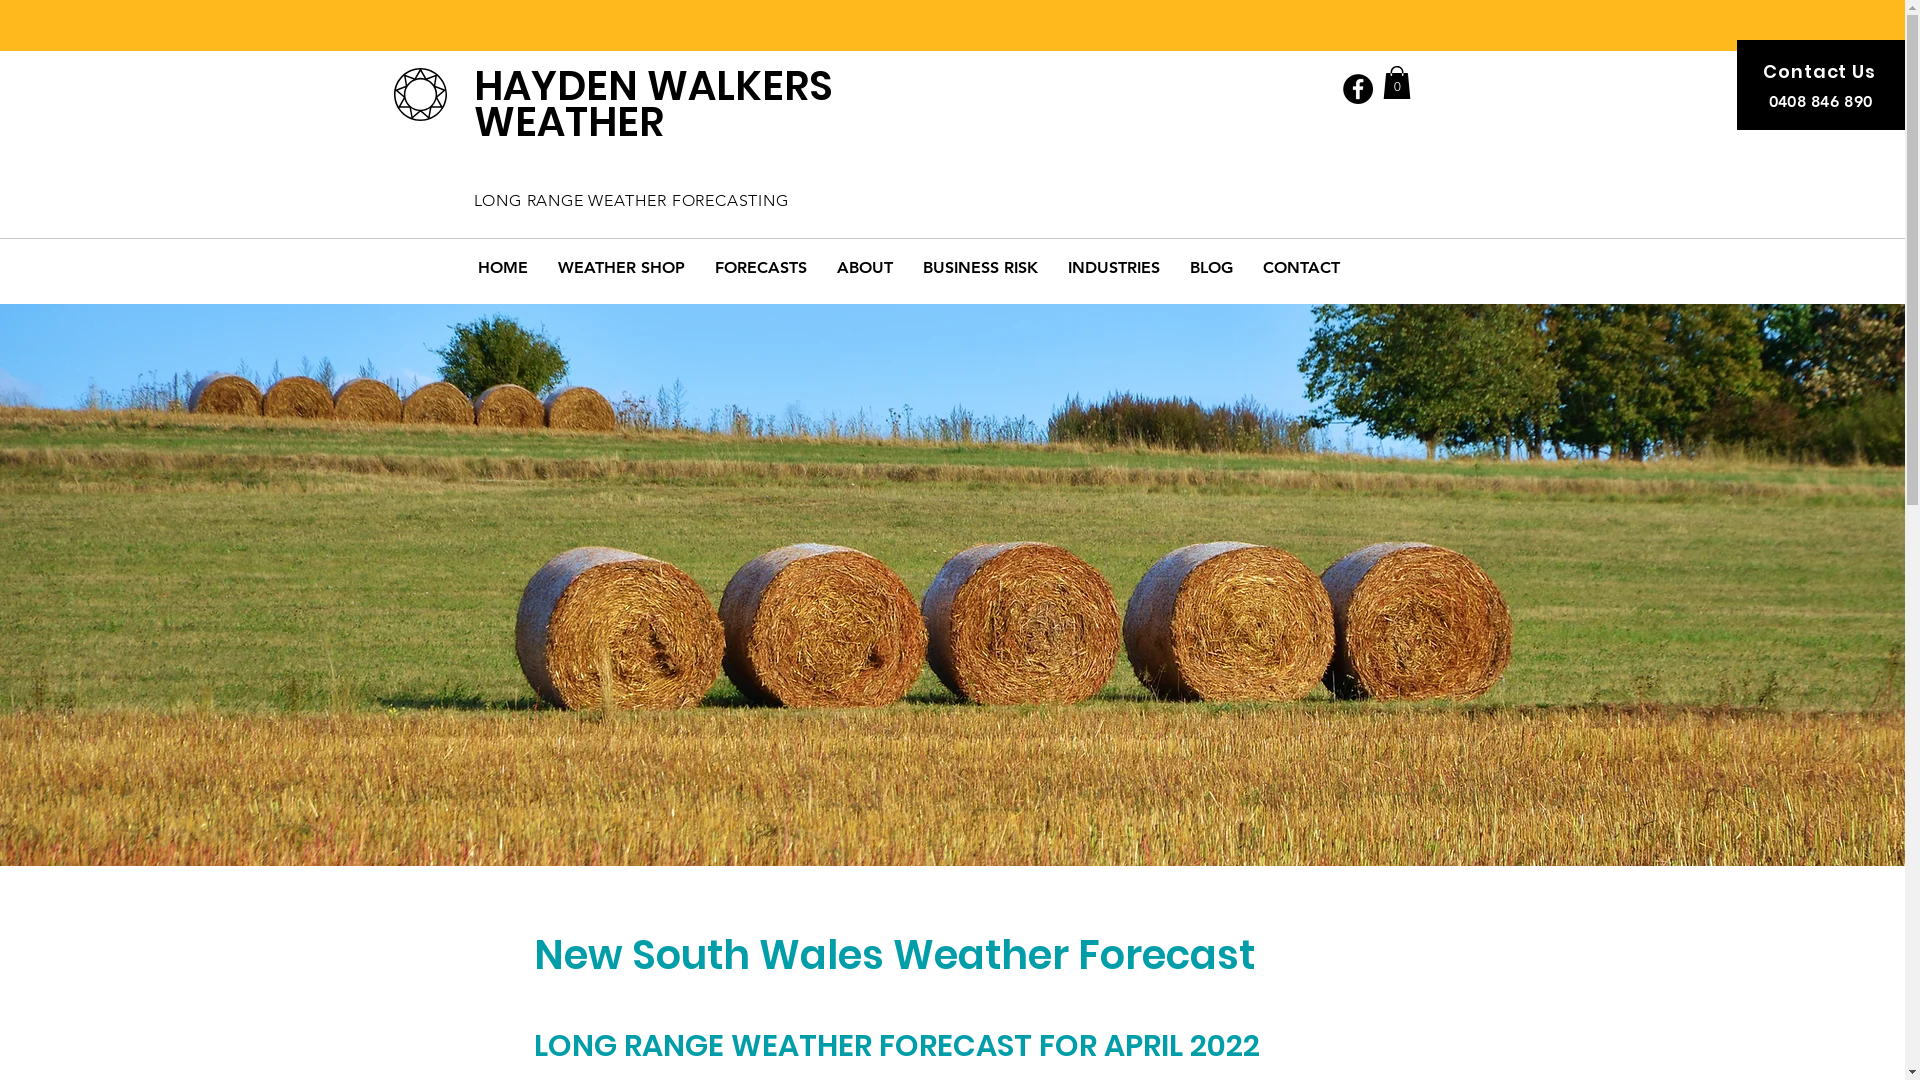  Describe the element at coordinates (1112, 266) in the screenshot. I see `'INDUSTRIES'` at that location.